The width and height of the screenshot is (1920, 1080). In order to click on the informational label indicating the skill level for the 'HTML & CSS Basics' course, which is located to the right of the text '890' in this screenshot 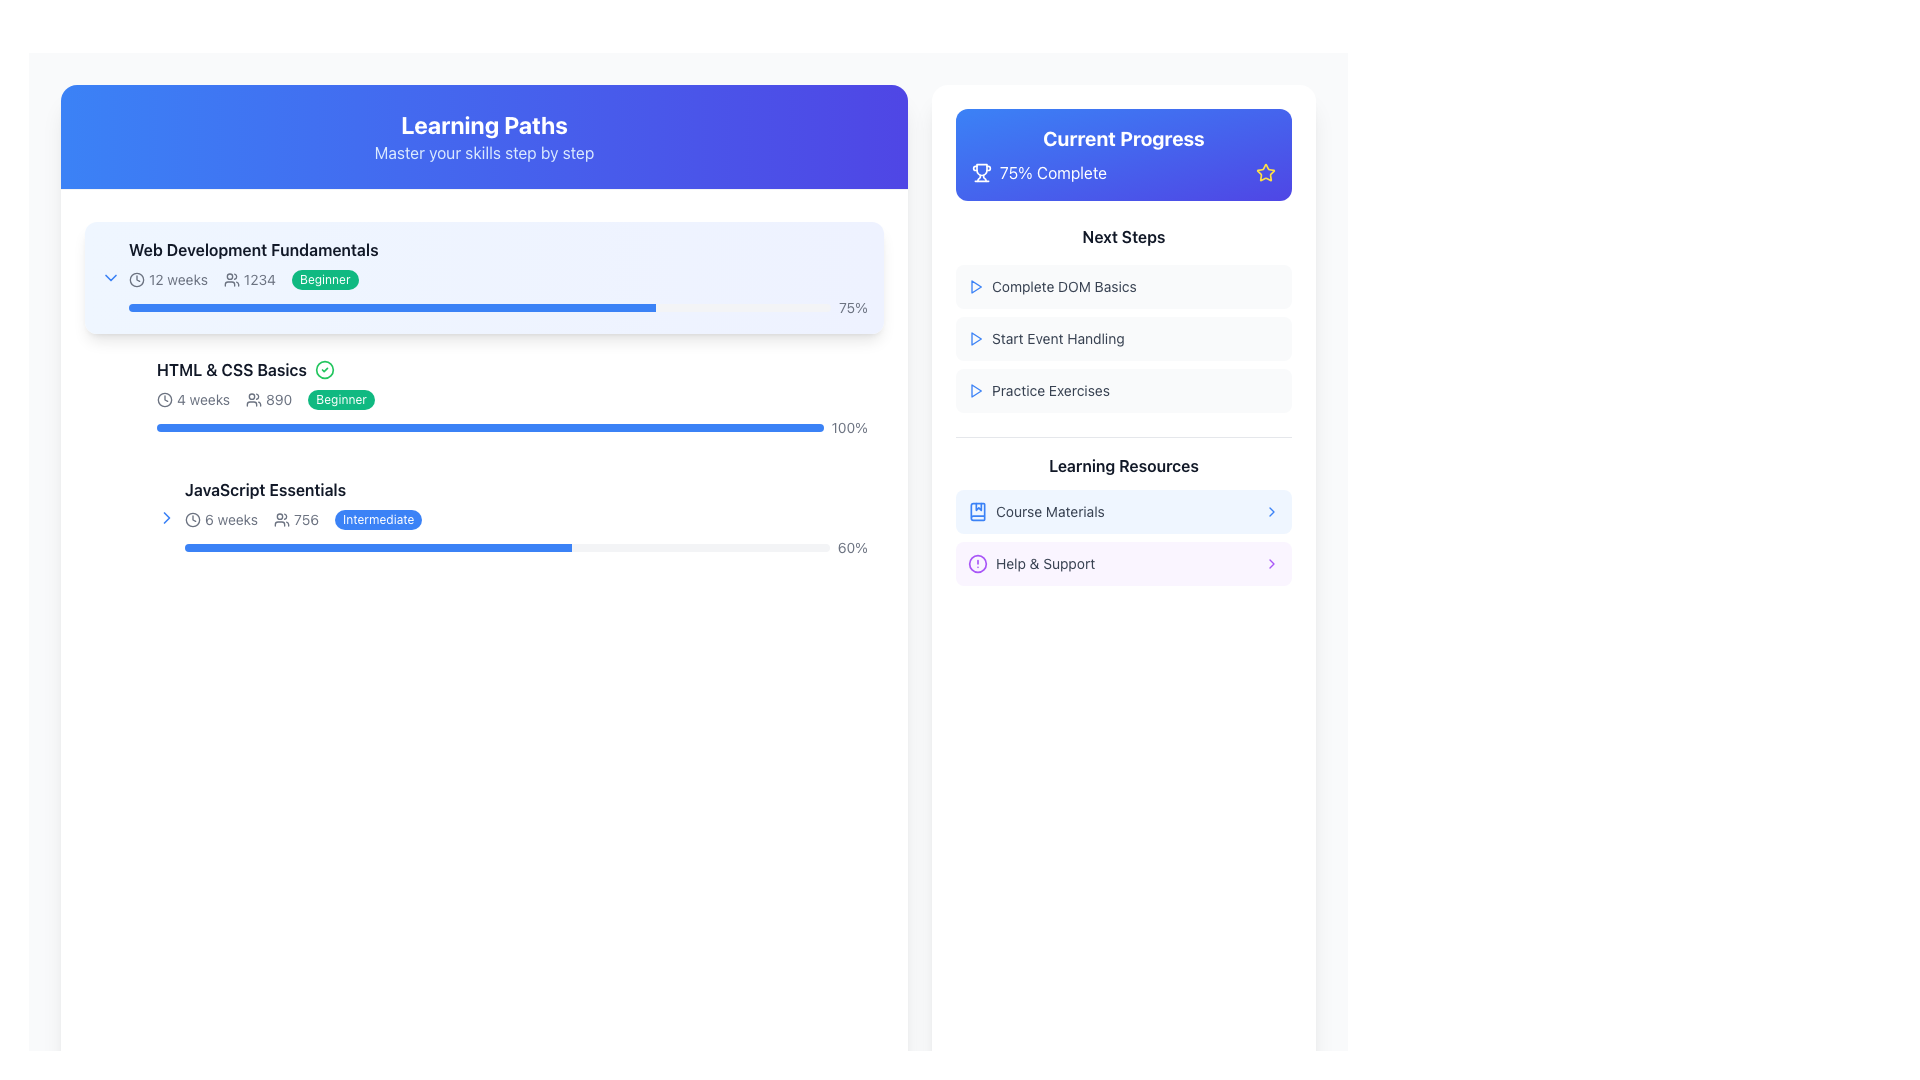, I will do `click(341, 400)`.